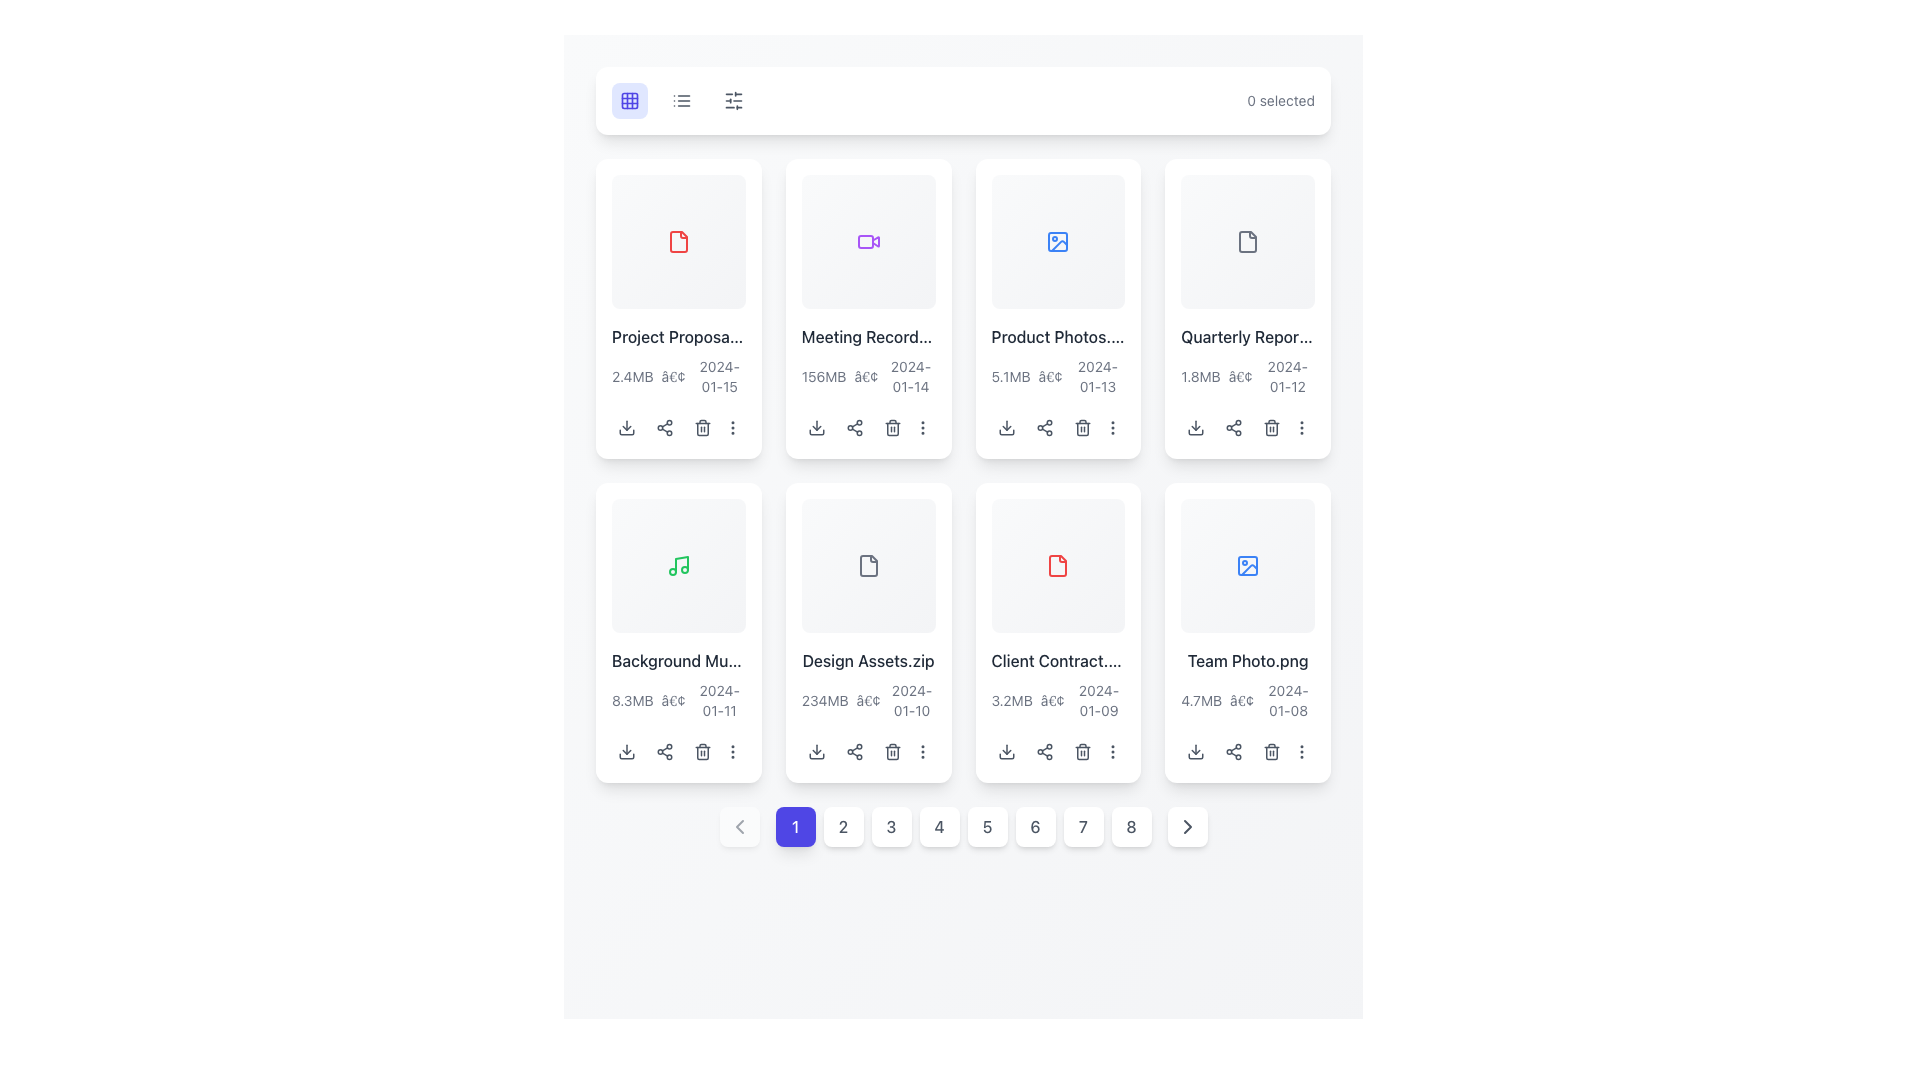  What do you see at coordinates (631, 376) in the screenshot?
I see `the static text label displaying '2.4MB' that is part of the text line '2.4MB • 2024-01-15', located in the lower-left area of the 'Project Proposal' card` at bounding box center [631, 376].